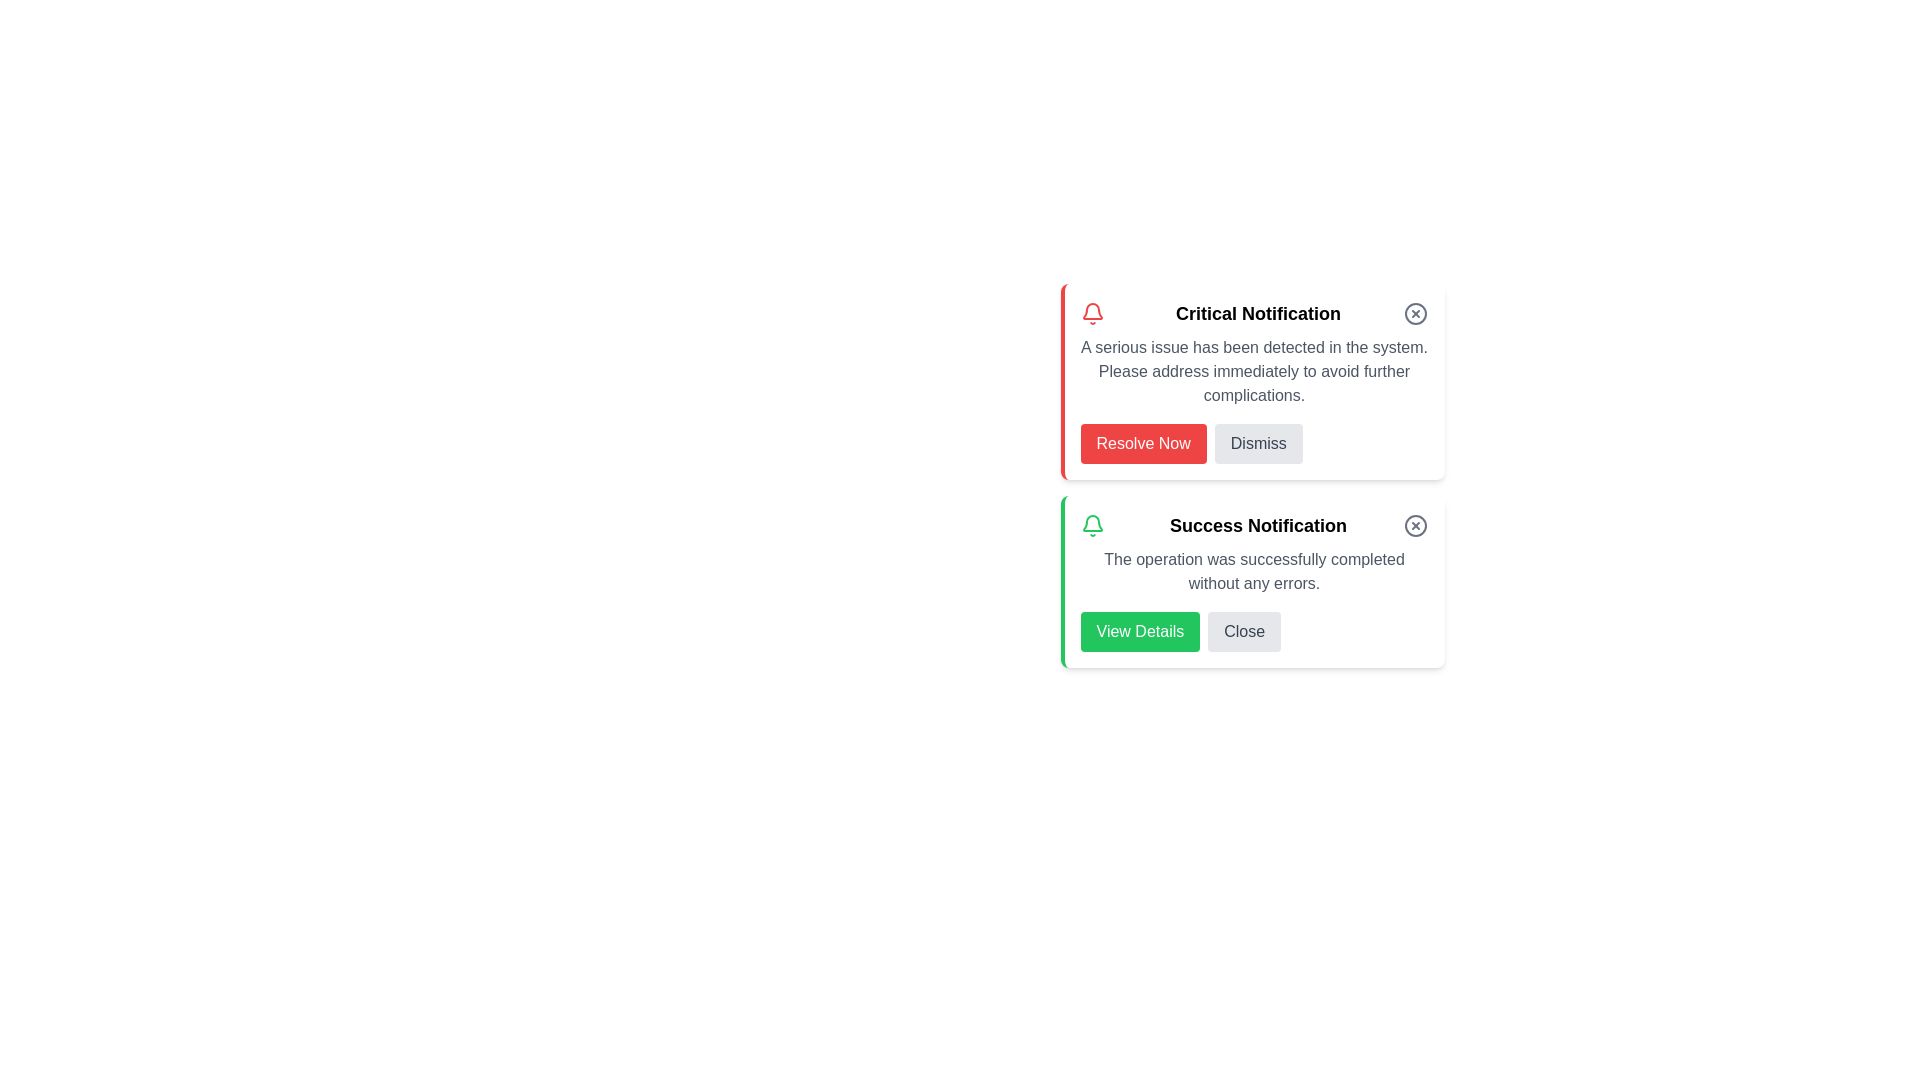  Describe the element at coordinates (1415, 313) in the screenshot. I see `the close button located at the top-right corner of the 'Critical Notification' card to change its color` at that location.